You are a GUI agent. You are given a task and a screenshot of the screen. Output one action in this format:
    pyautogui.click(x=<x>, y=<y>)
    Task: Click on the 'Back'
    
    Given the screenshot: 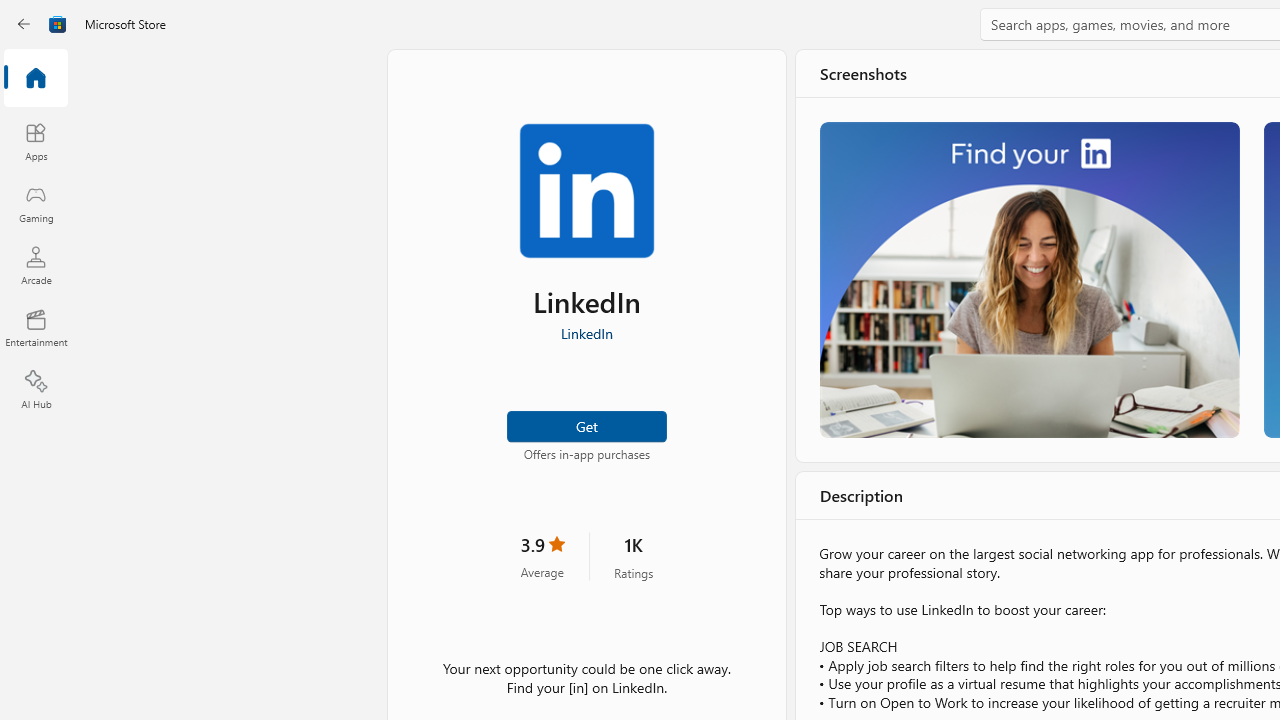 What is the action you would take?
    pyautogui.click(x=24, y=24)
    